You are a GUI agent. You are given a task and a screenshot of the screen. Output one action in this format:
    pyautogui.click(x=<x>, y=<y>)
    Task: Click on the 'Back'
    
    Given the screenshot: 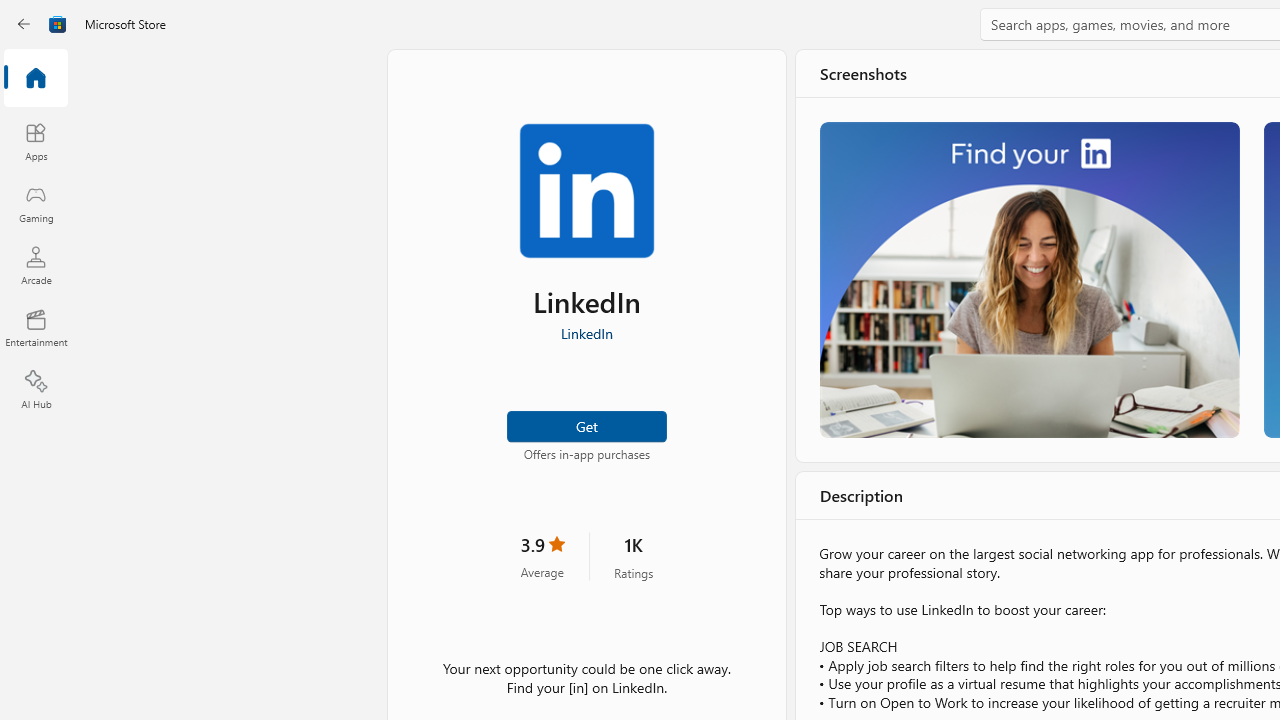 What is the action you would take?
    pyautogui.click(x=24, y=24)
    